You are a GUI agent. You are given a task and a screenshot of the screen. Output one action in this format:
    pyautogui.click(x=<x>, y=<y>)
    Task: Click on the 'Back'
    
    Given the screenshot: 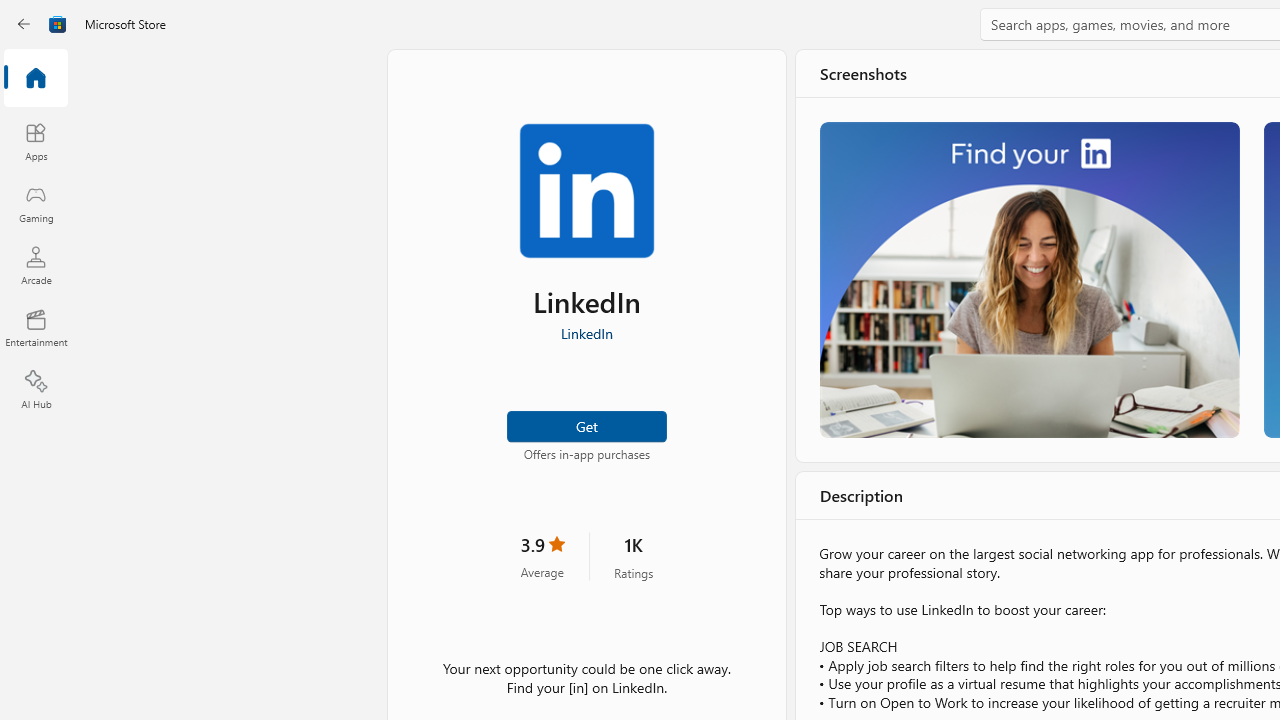 What is the action you would take?
    pyautogui.click(x=24, y=24)
    